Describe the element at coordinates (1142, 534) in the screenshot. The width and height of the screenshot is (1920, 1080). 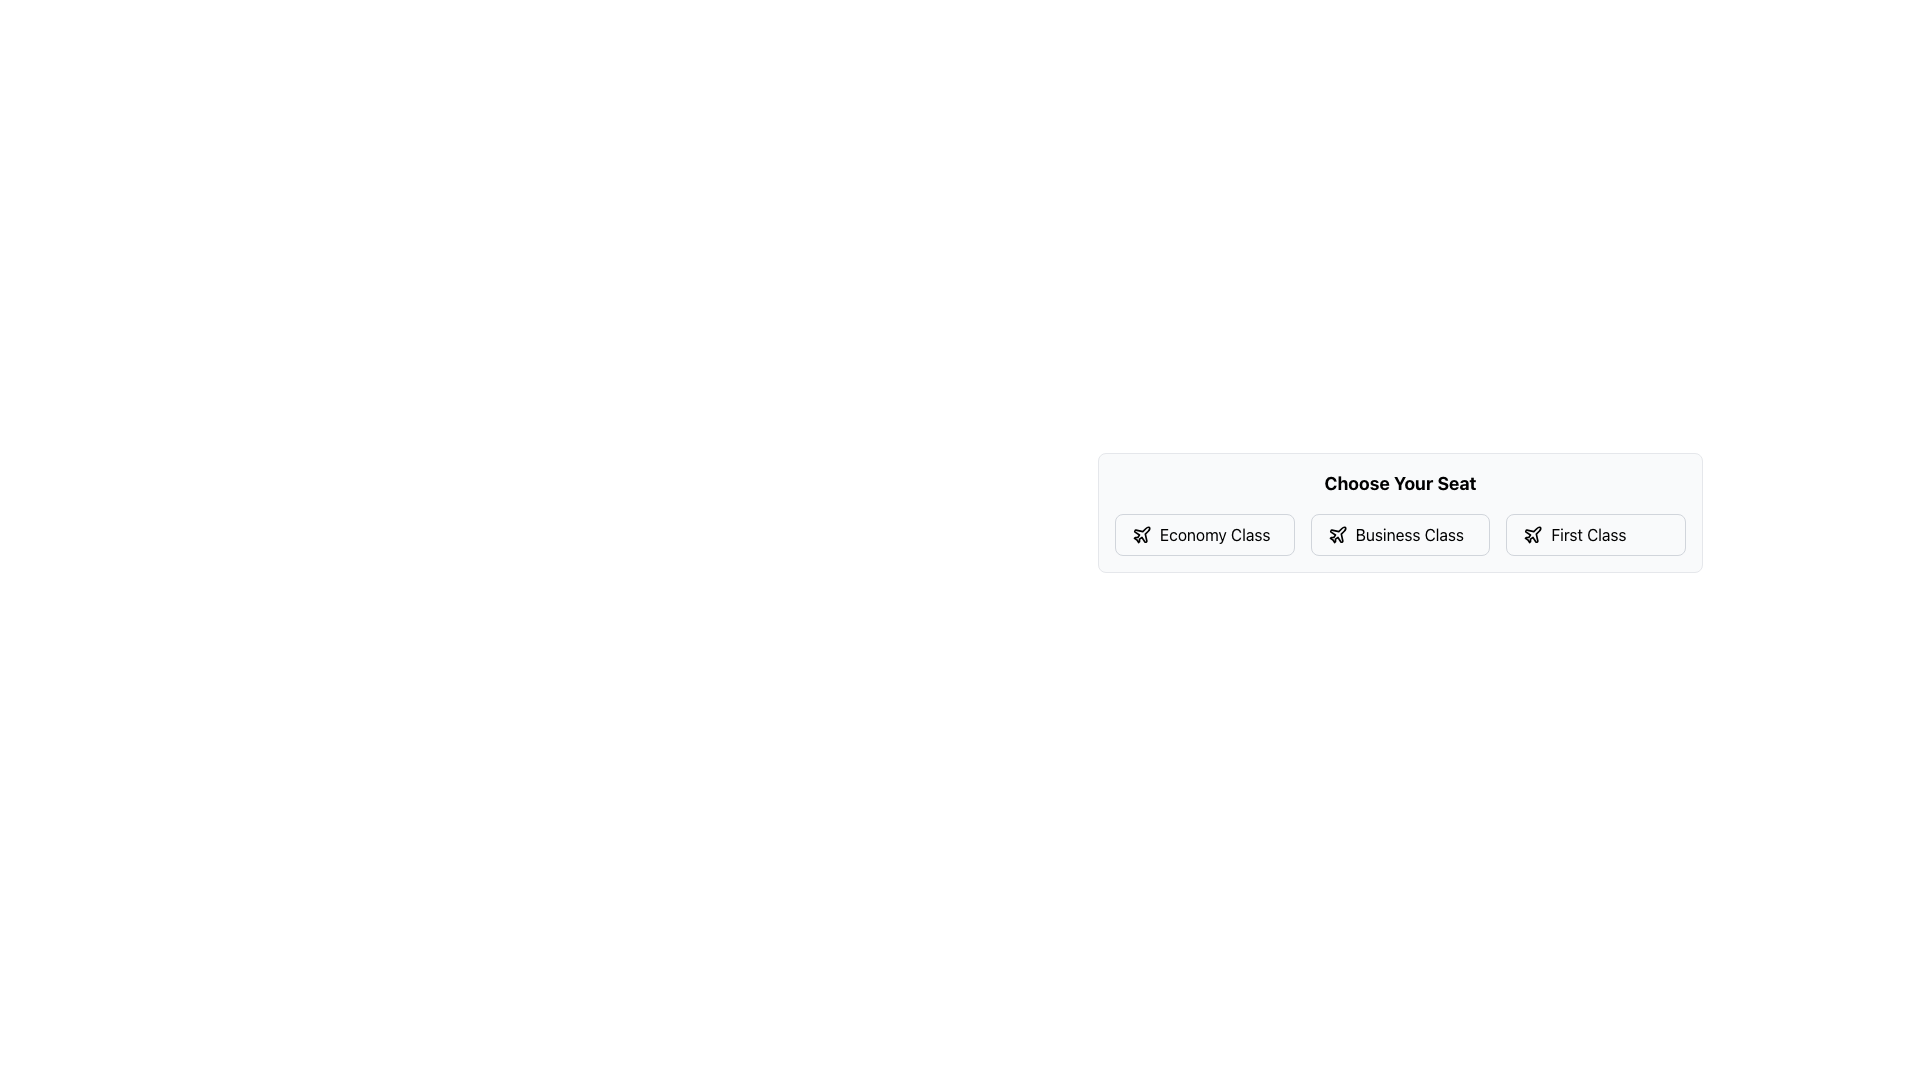
I see `the Economy Class icon, which visually represents the flight theme and is located to the left of the 'Economy Class' text label within the leftmost button of a horizontal group layout` at that location.